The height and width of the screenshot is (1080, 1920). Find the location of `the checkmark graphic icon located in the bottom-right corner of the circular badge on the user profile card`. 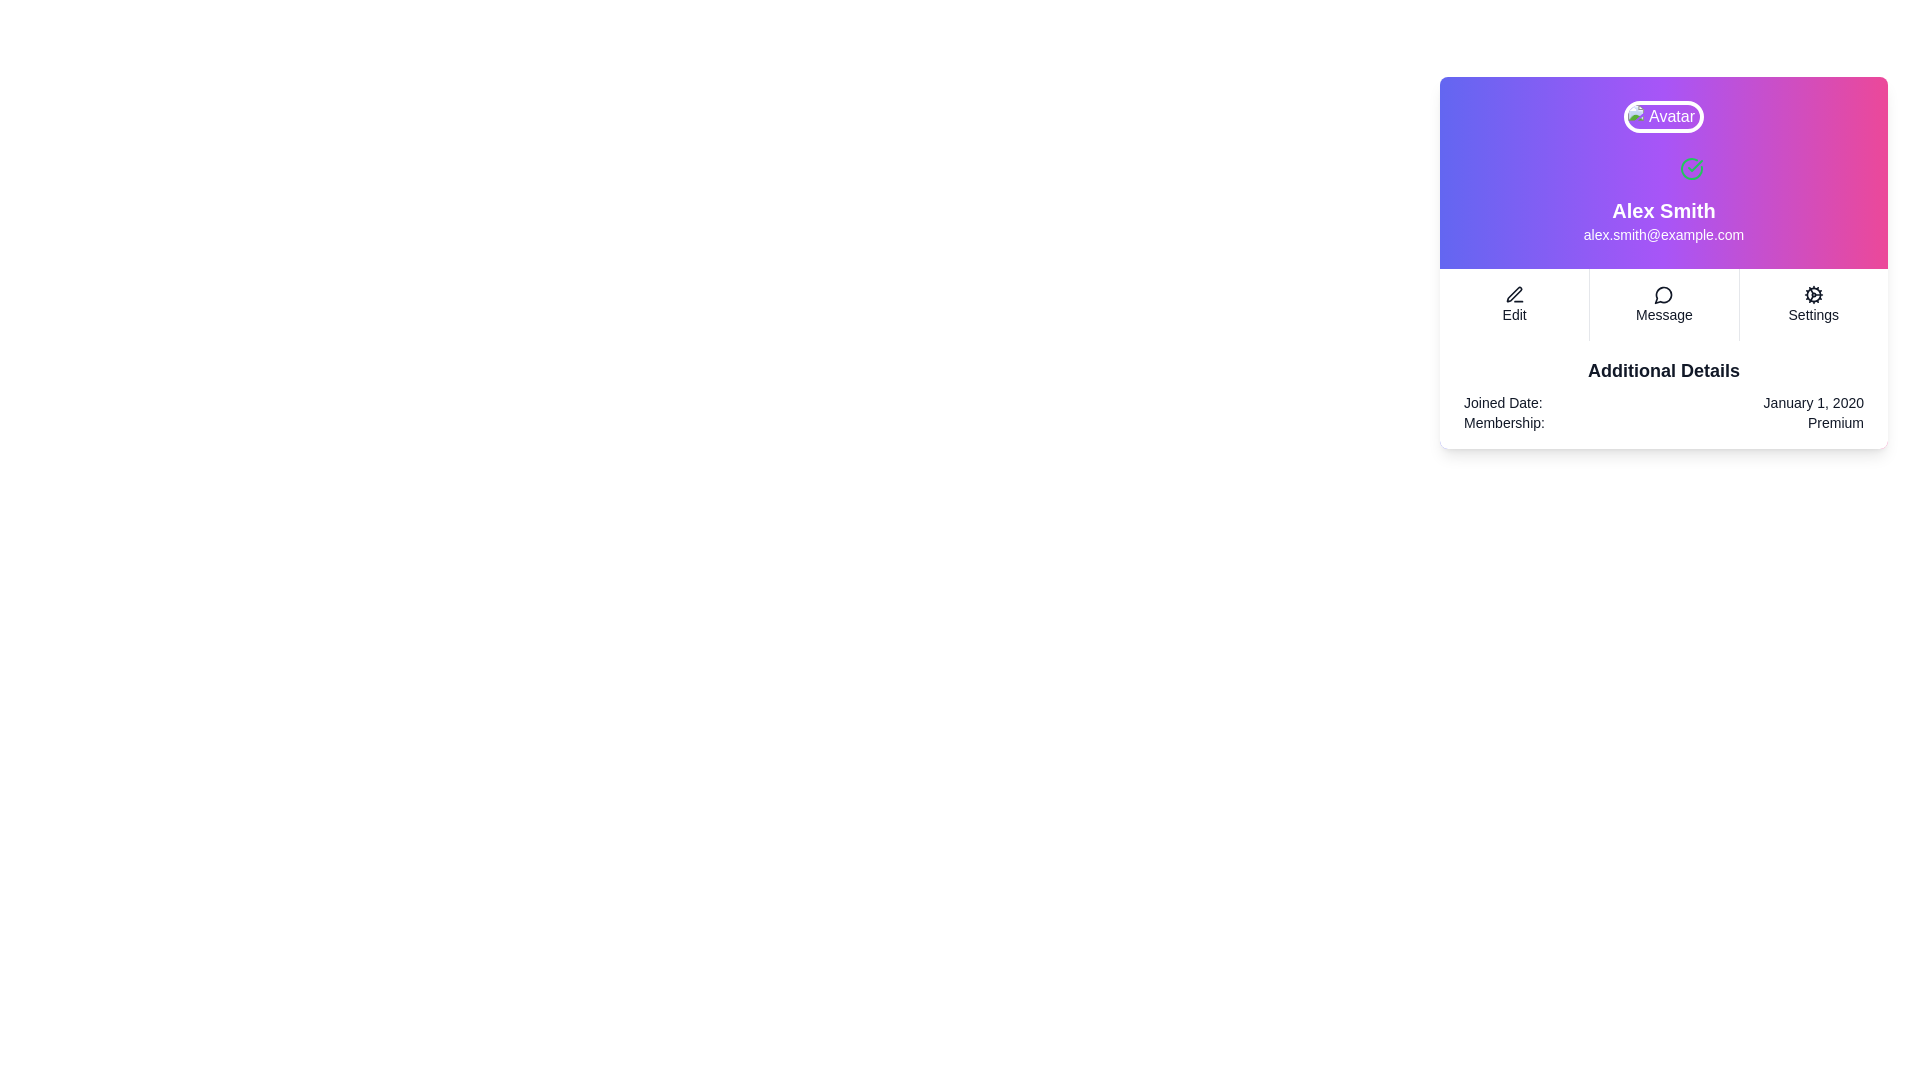

the checkmark graphic icon located in the bottom-right corner of the circular badge on the user profile card is located at coordinates (1694, 164).